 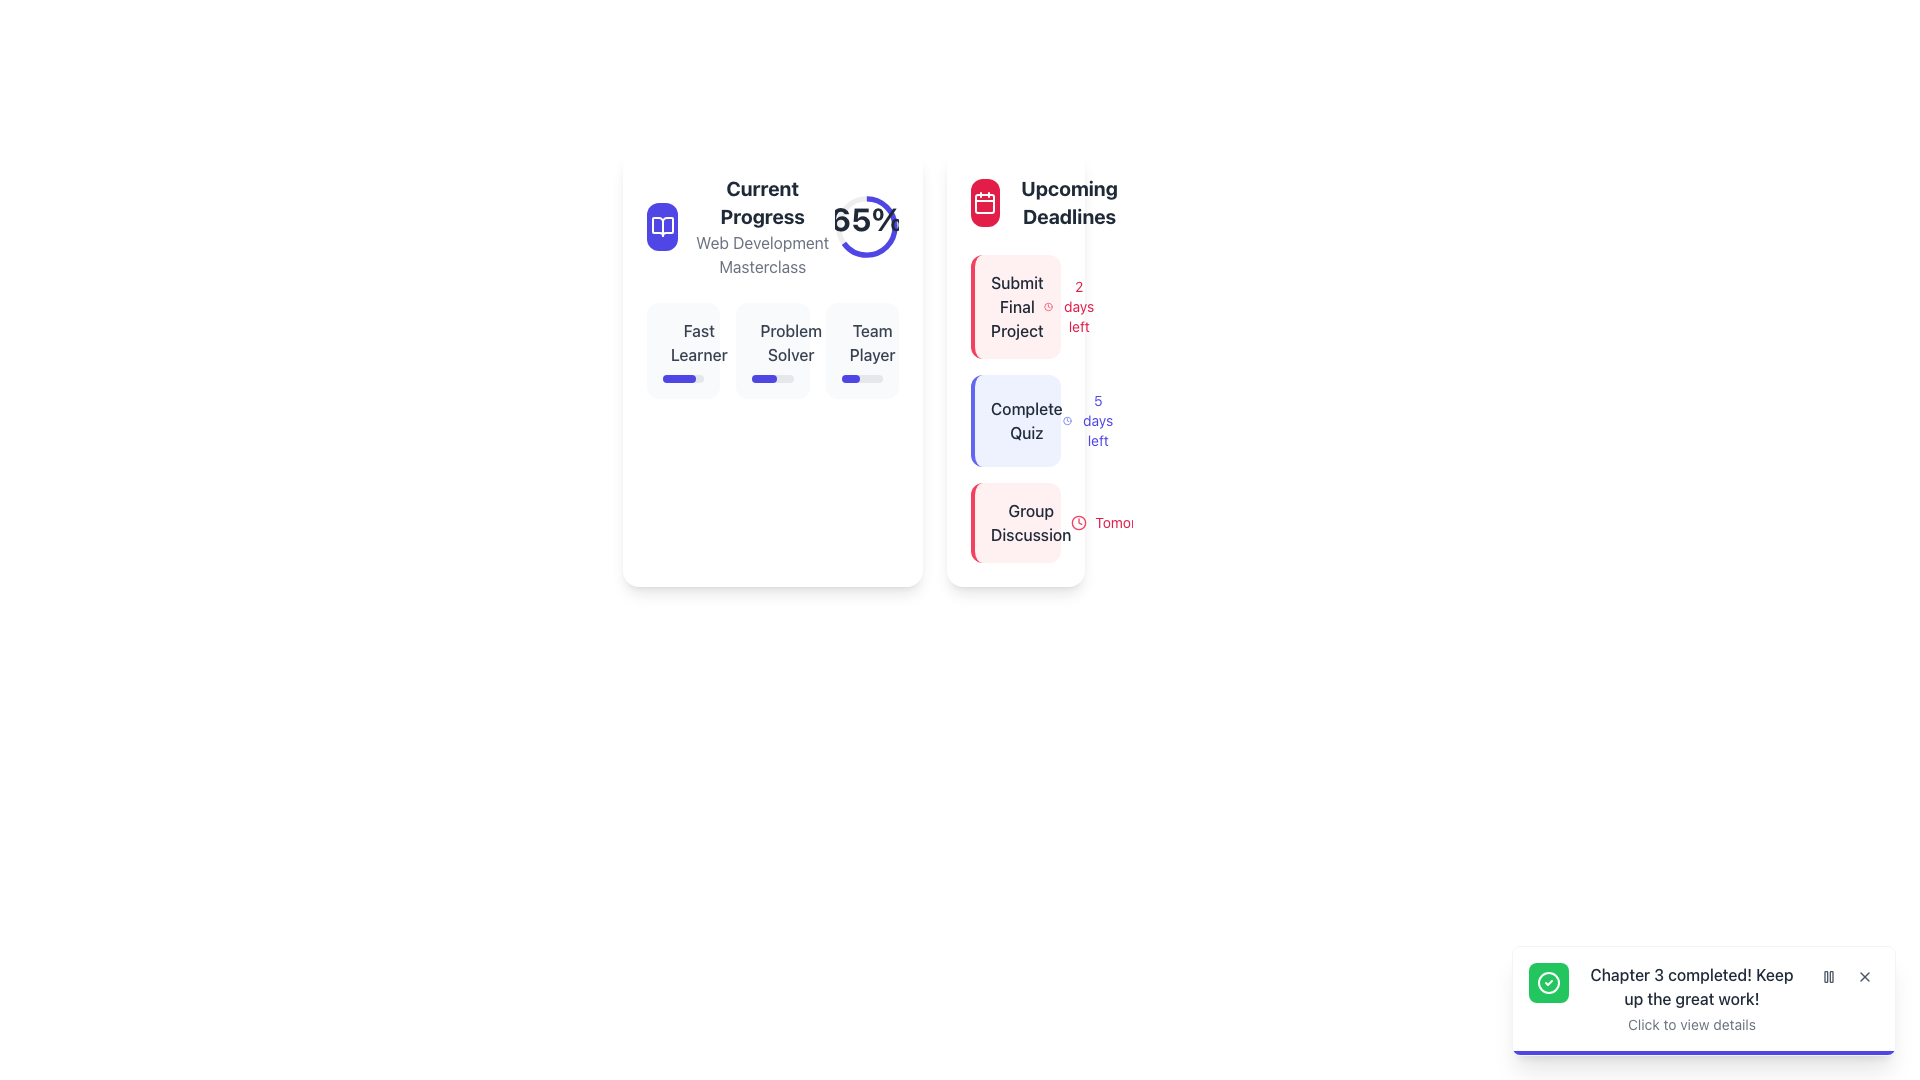 I want to click on or dismiss the notification card with the text 'Submit Final Project' located in the 'Upcoming Deadlines' section, so click(x=1016, y=307).